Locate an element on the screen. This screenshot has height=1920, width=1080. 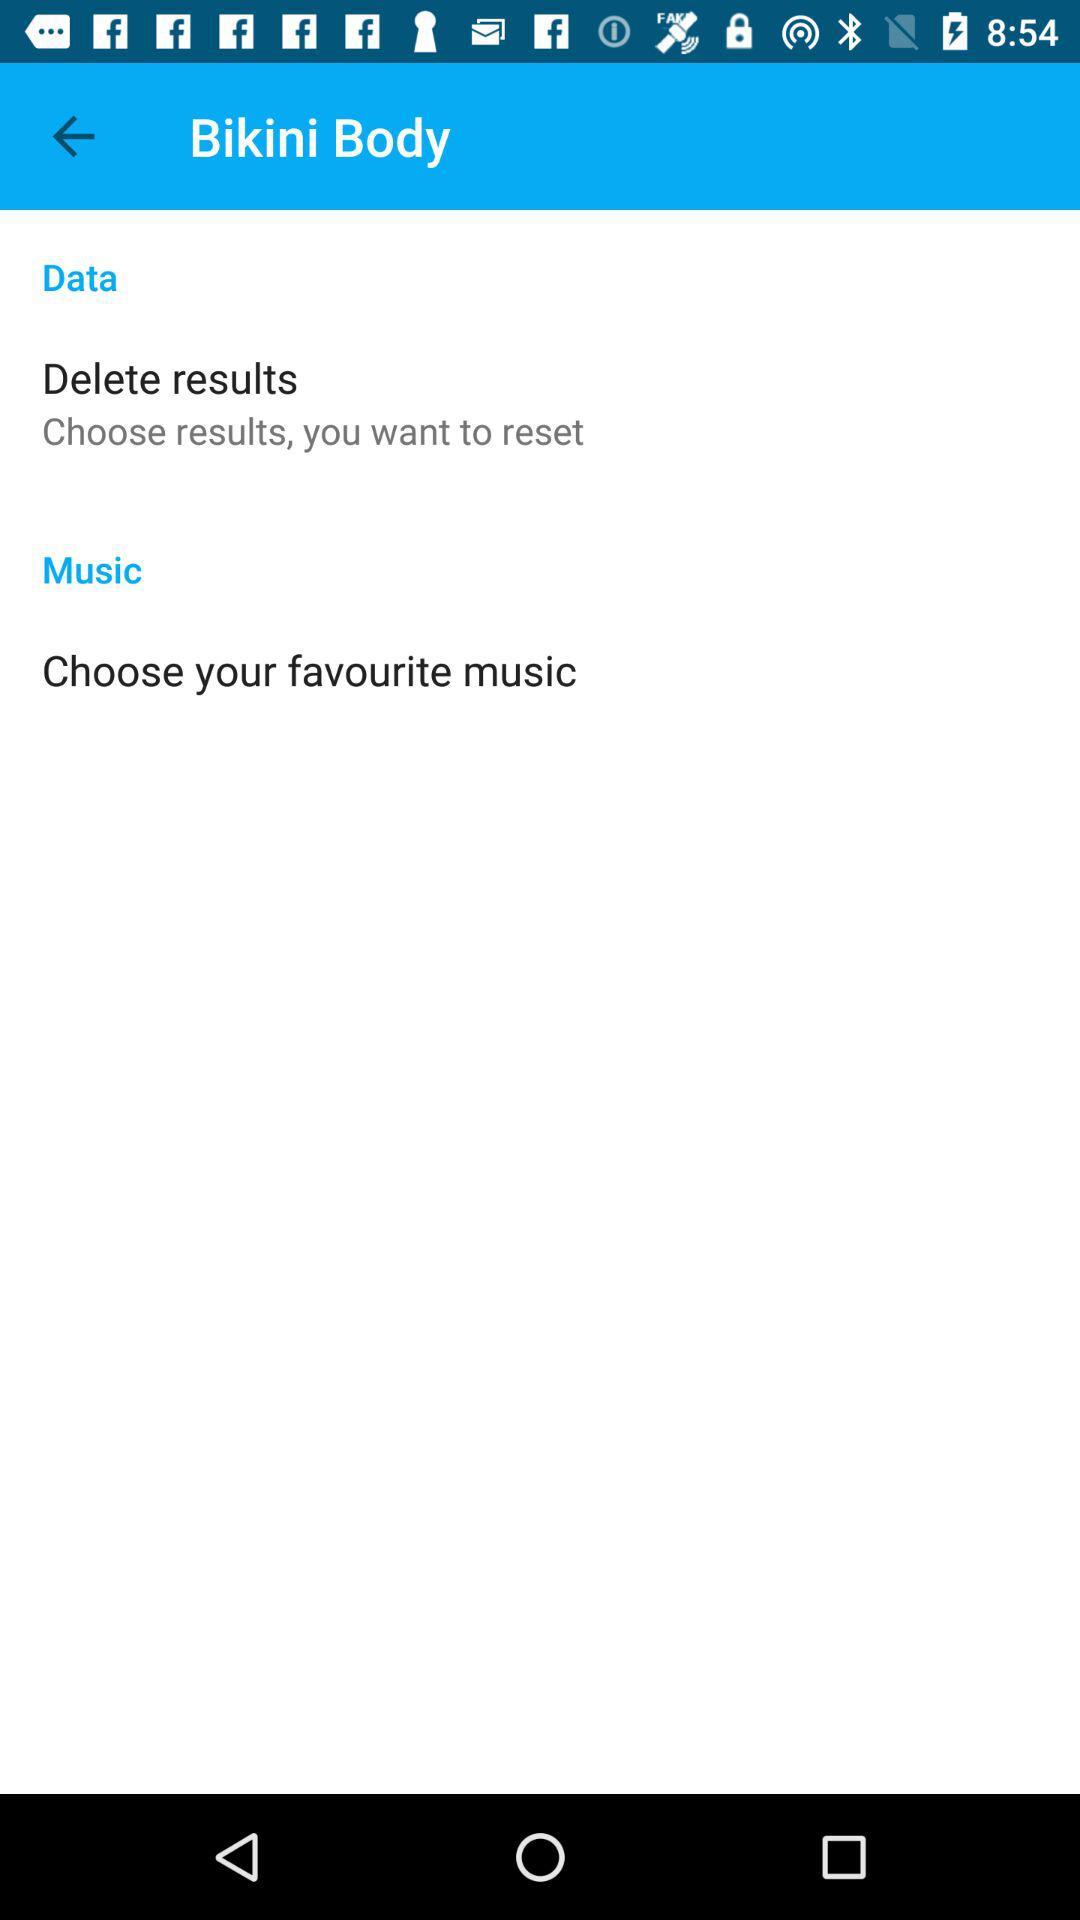
app below music app is located at coordinates (309, 669).